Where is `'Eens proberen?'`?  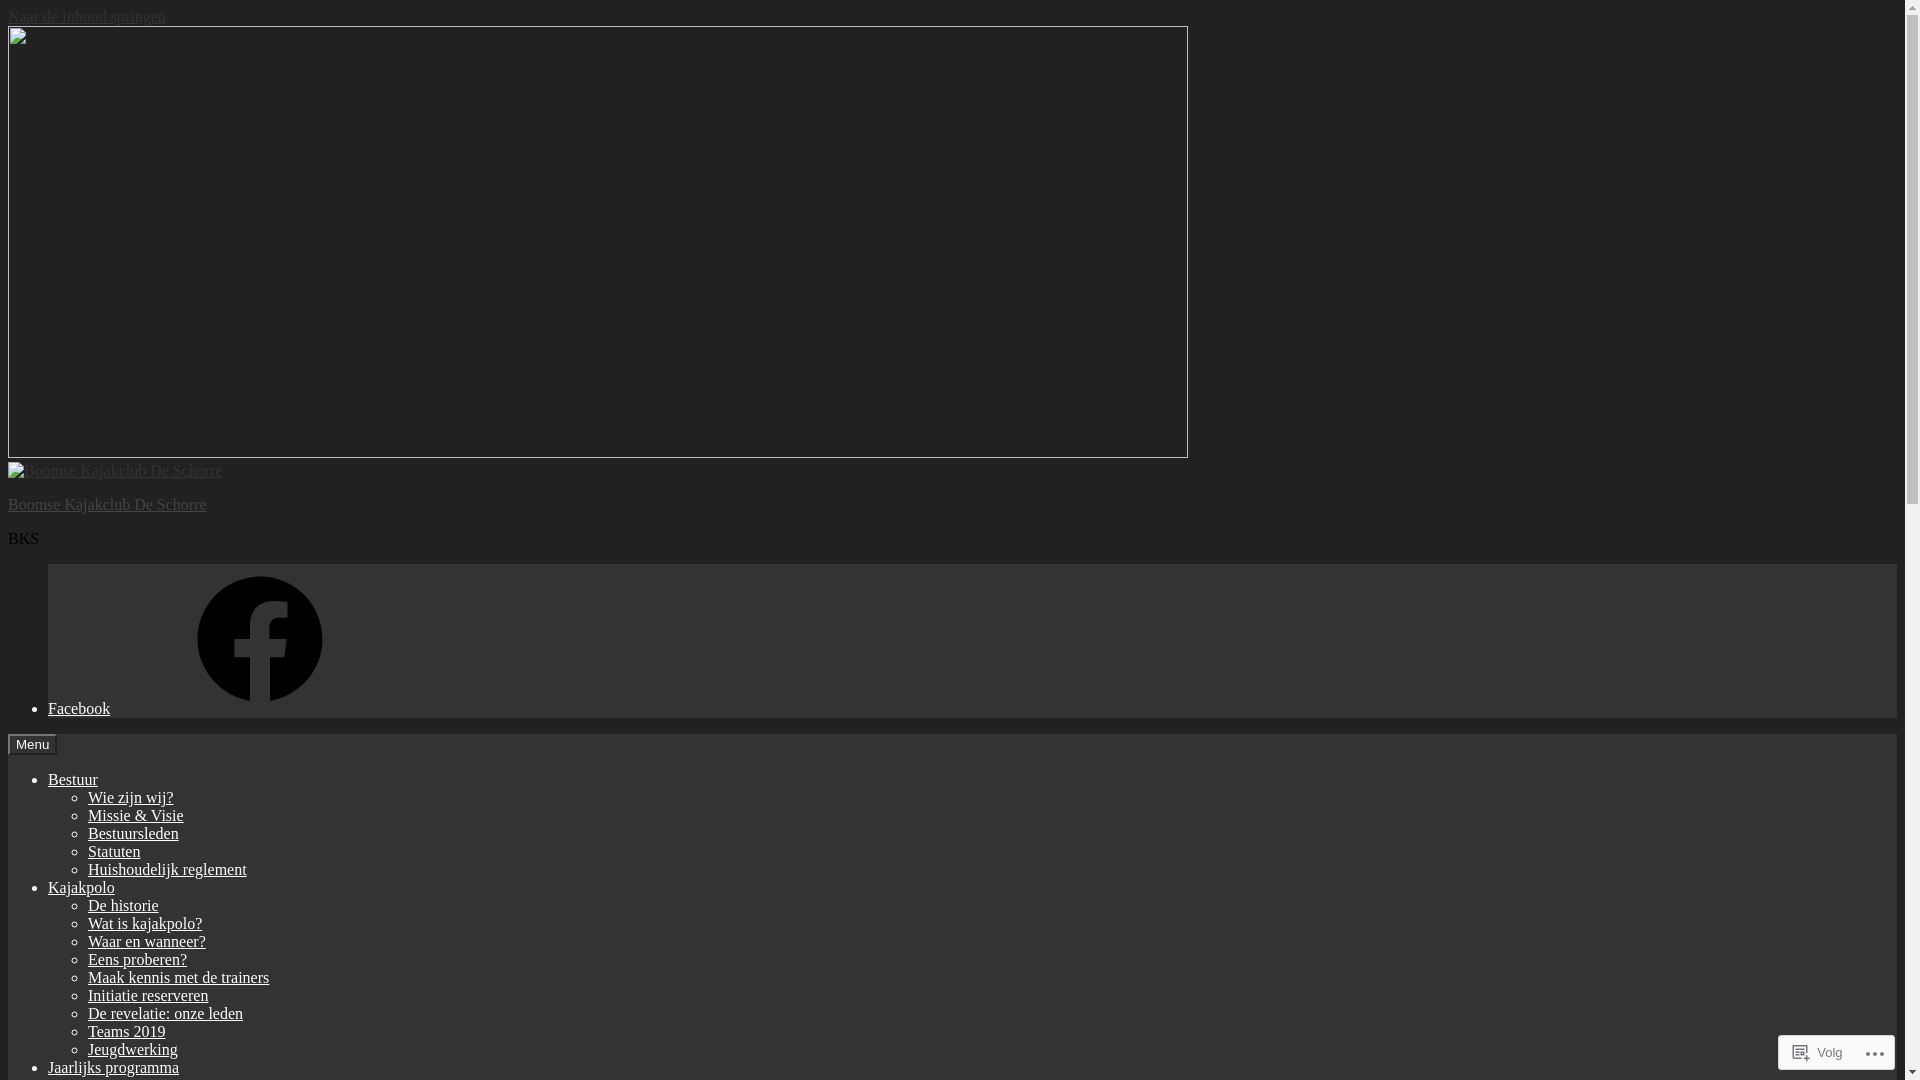
'Eens proberen?' is located at coordinates (136, 958).